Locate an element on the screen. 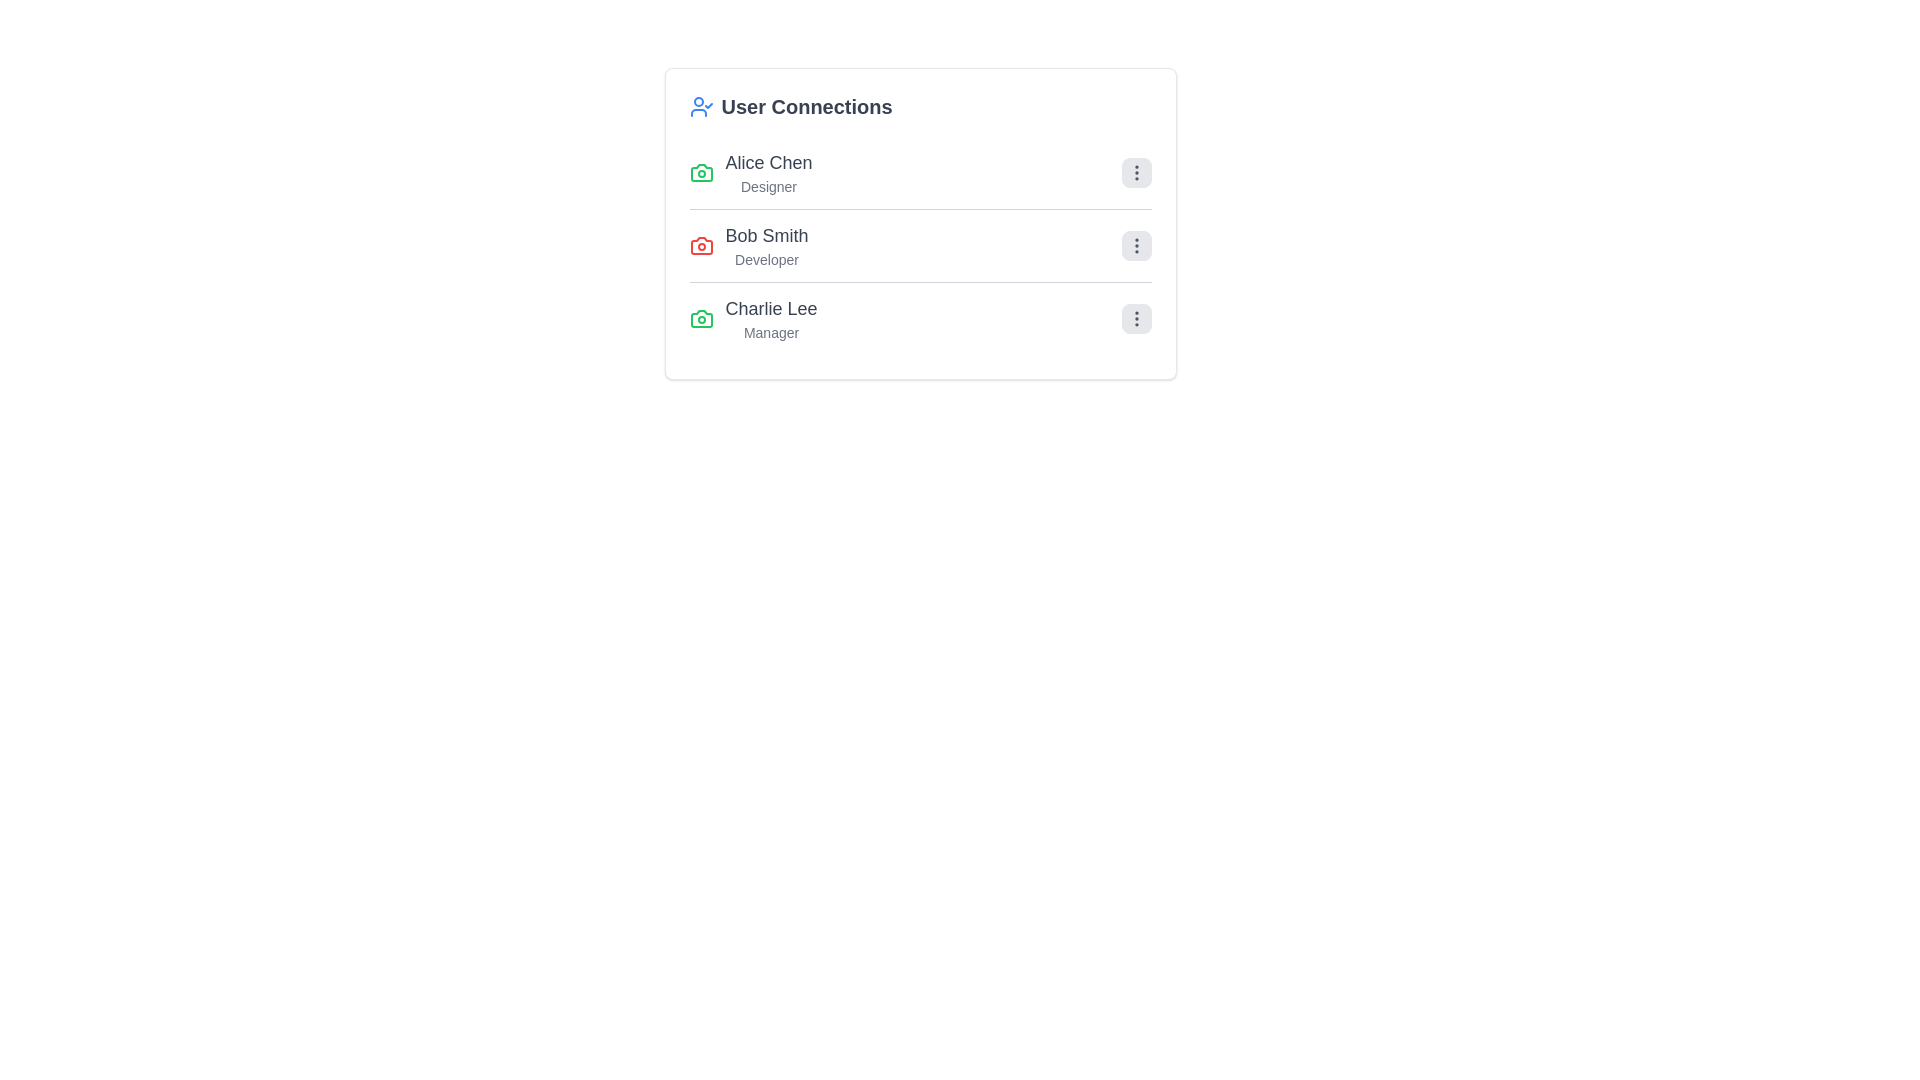  the text label displaying the name 'Bob Smith' in the 'User Connections' list by clicking on it is located at coordinates (766, 234).